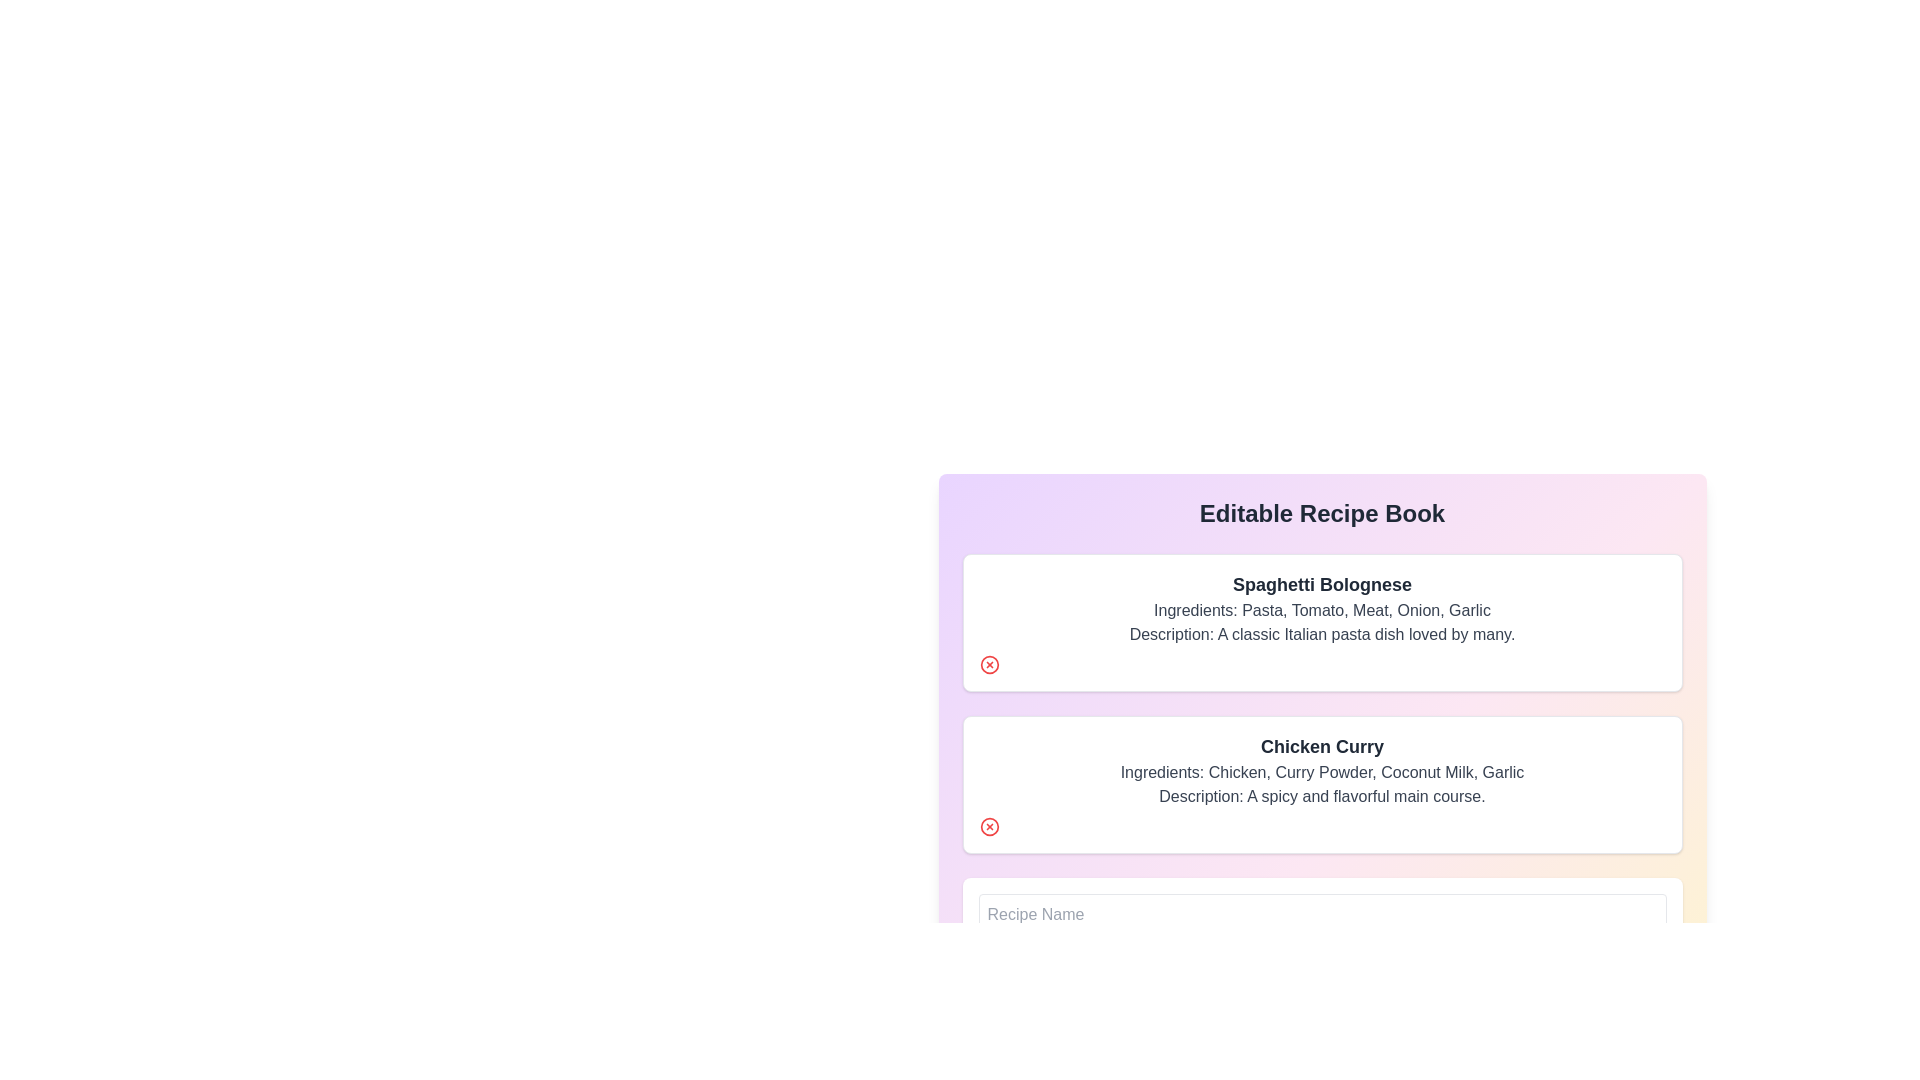 The image size is (1920, 1080). I want to click on the SVG circle element representing the delete button for the recipe item 'Spaghetti Bolognese' in the recipe editor interface for assistive technologies, so click(989, 826).